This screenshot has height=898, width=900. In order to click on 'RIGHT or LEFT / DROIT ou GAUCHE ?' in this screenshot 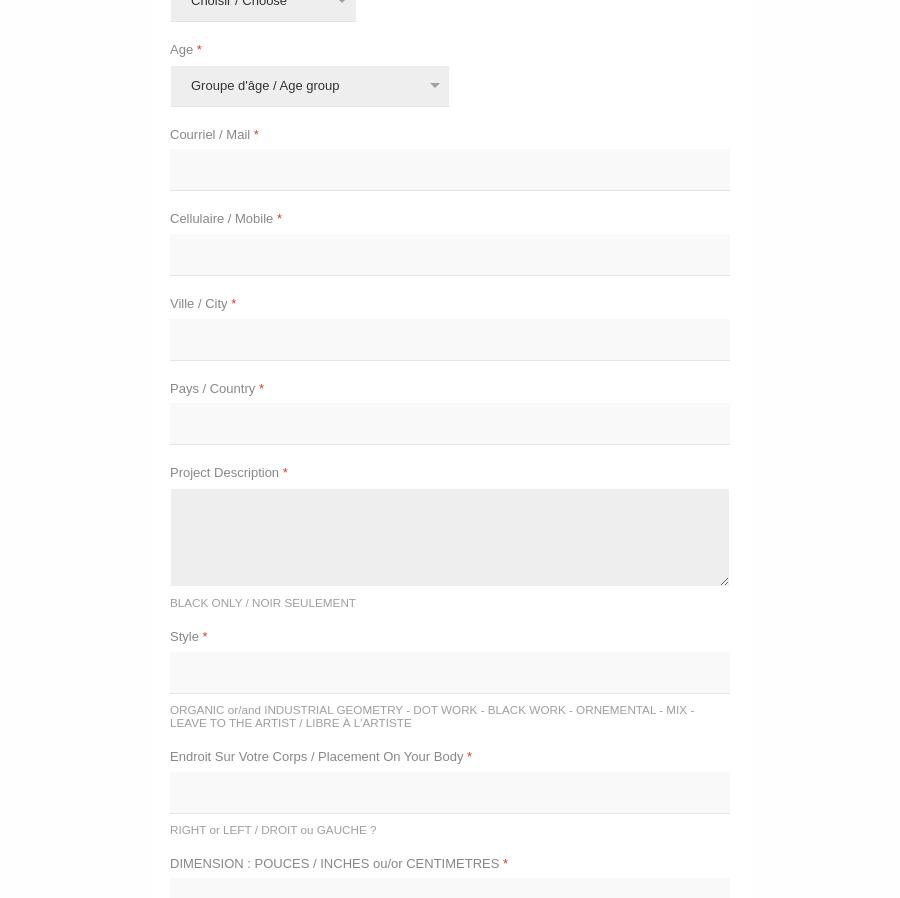, I will do `click(271, 828)`.